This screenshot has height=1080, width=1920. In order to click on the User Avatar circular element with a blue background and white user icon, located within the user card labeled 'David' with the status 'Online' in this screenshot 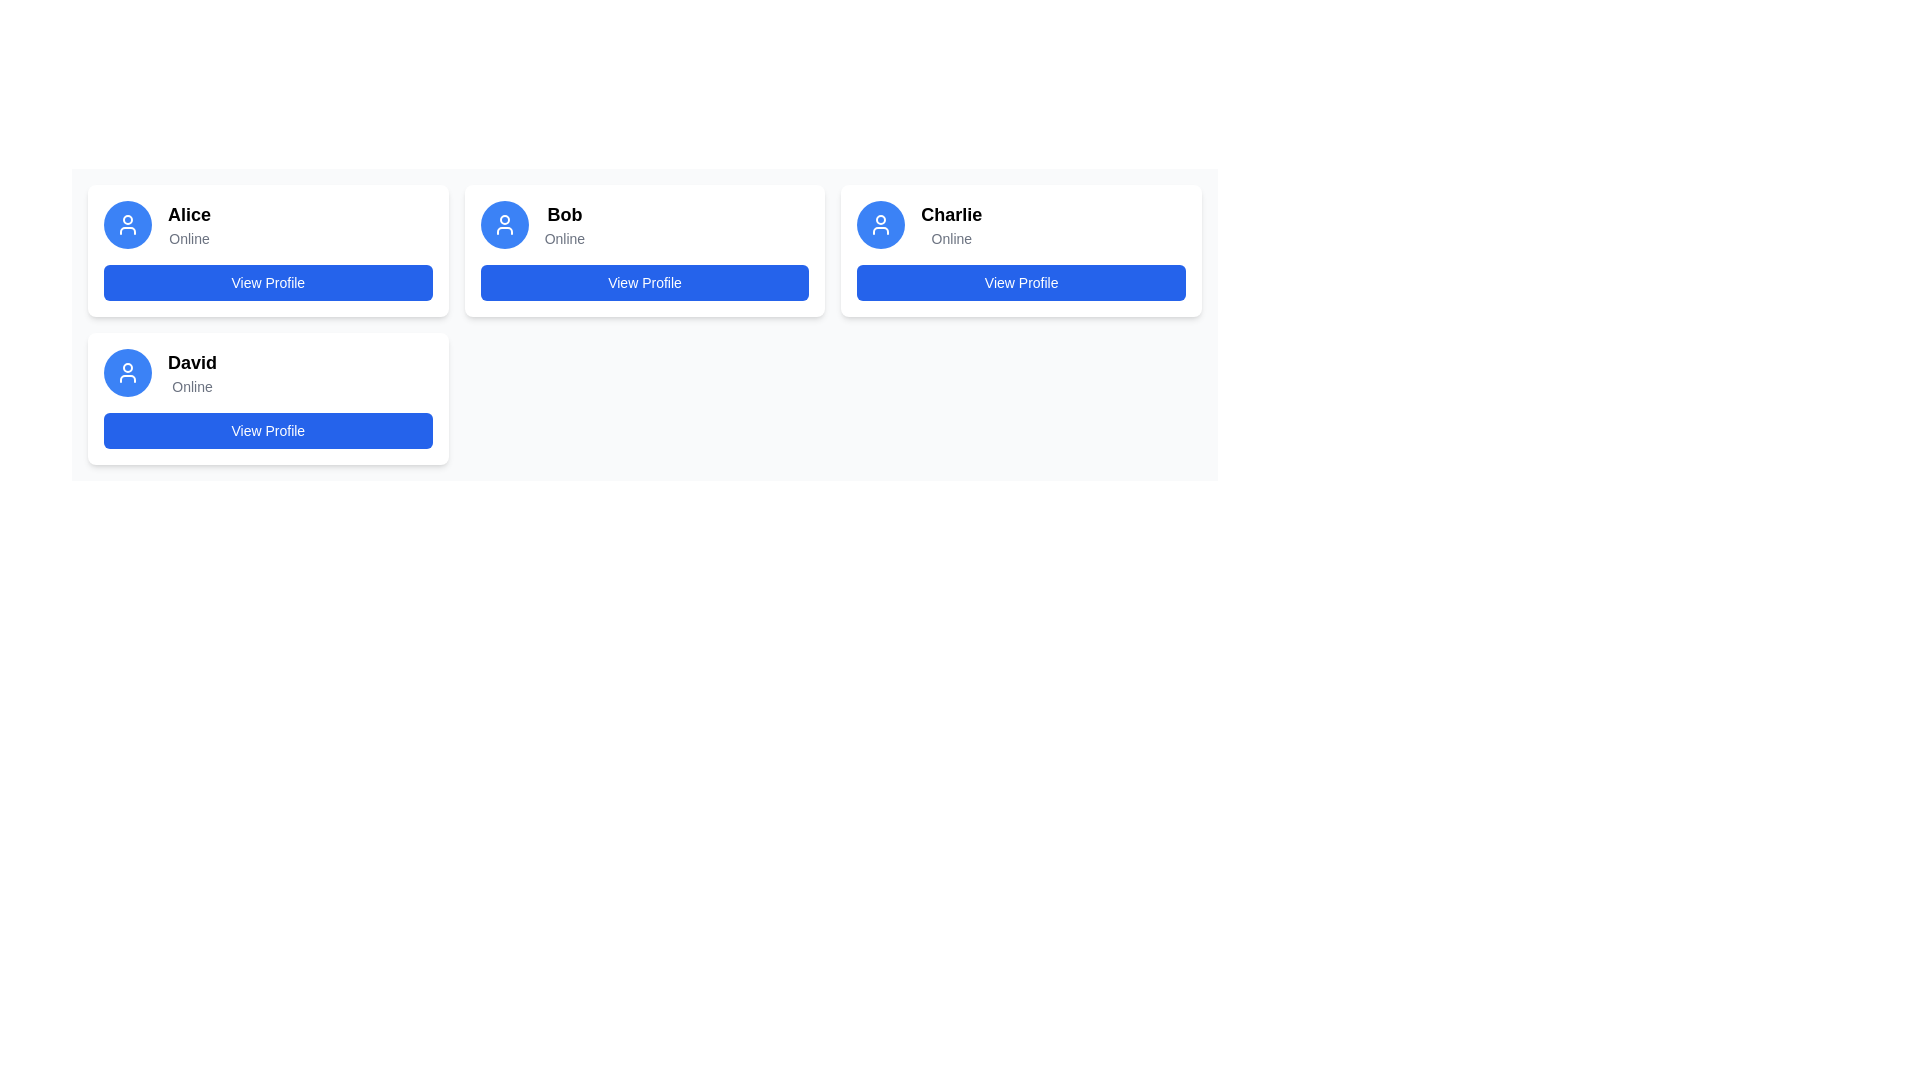, I will do `click(127, 373)`.